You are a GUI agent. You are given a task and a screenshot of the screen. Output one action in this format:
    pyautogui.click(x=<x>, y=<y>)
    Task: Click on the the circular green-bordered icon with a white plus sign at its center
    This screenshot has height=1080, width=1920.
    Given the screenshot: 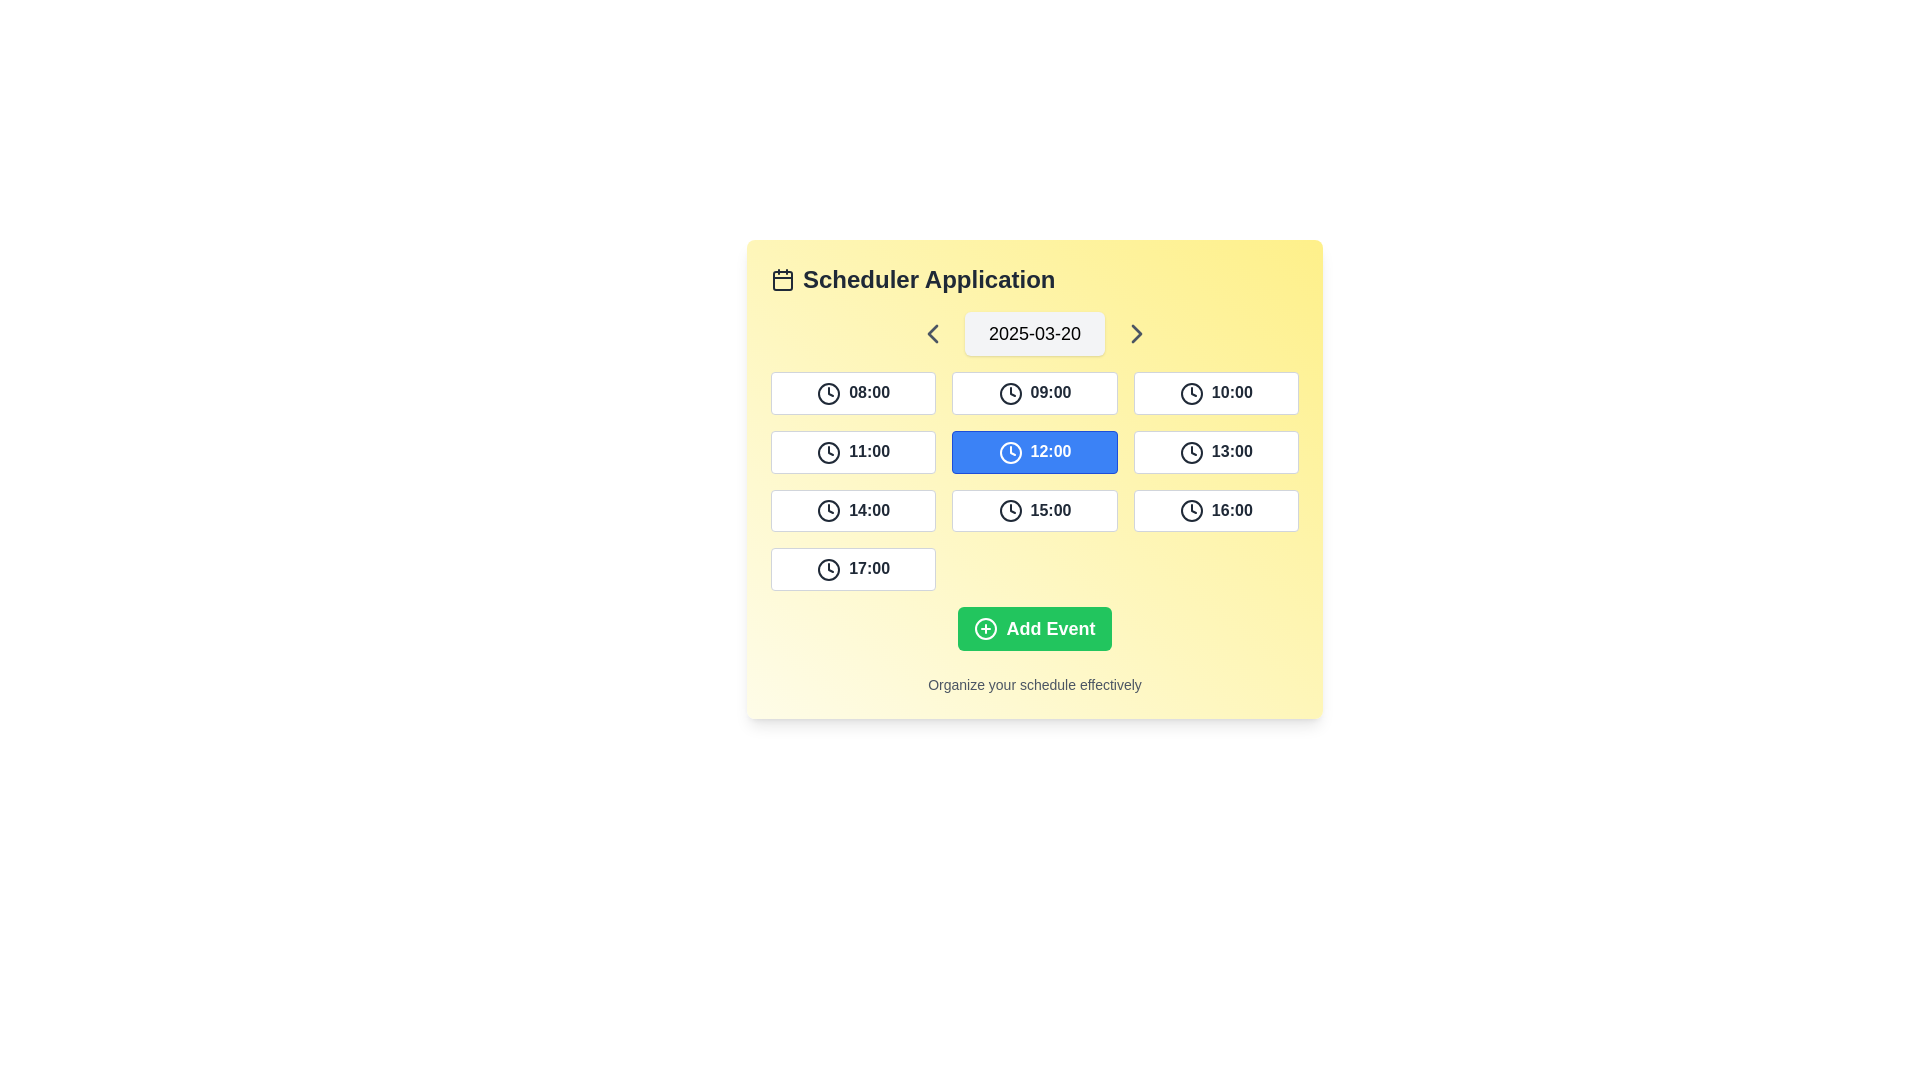 What is the action you would take?
    pyautogui.click(x=986, y=628)
    